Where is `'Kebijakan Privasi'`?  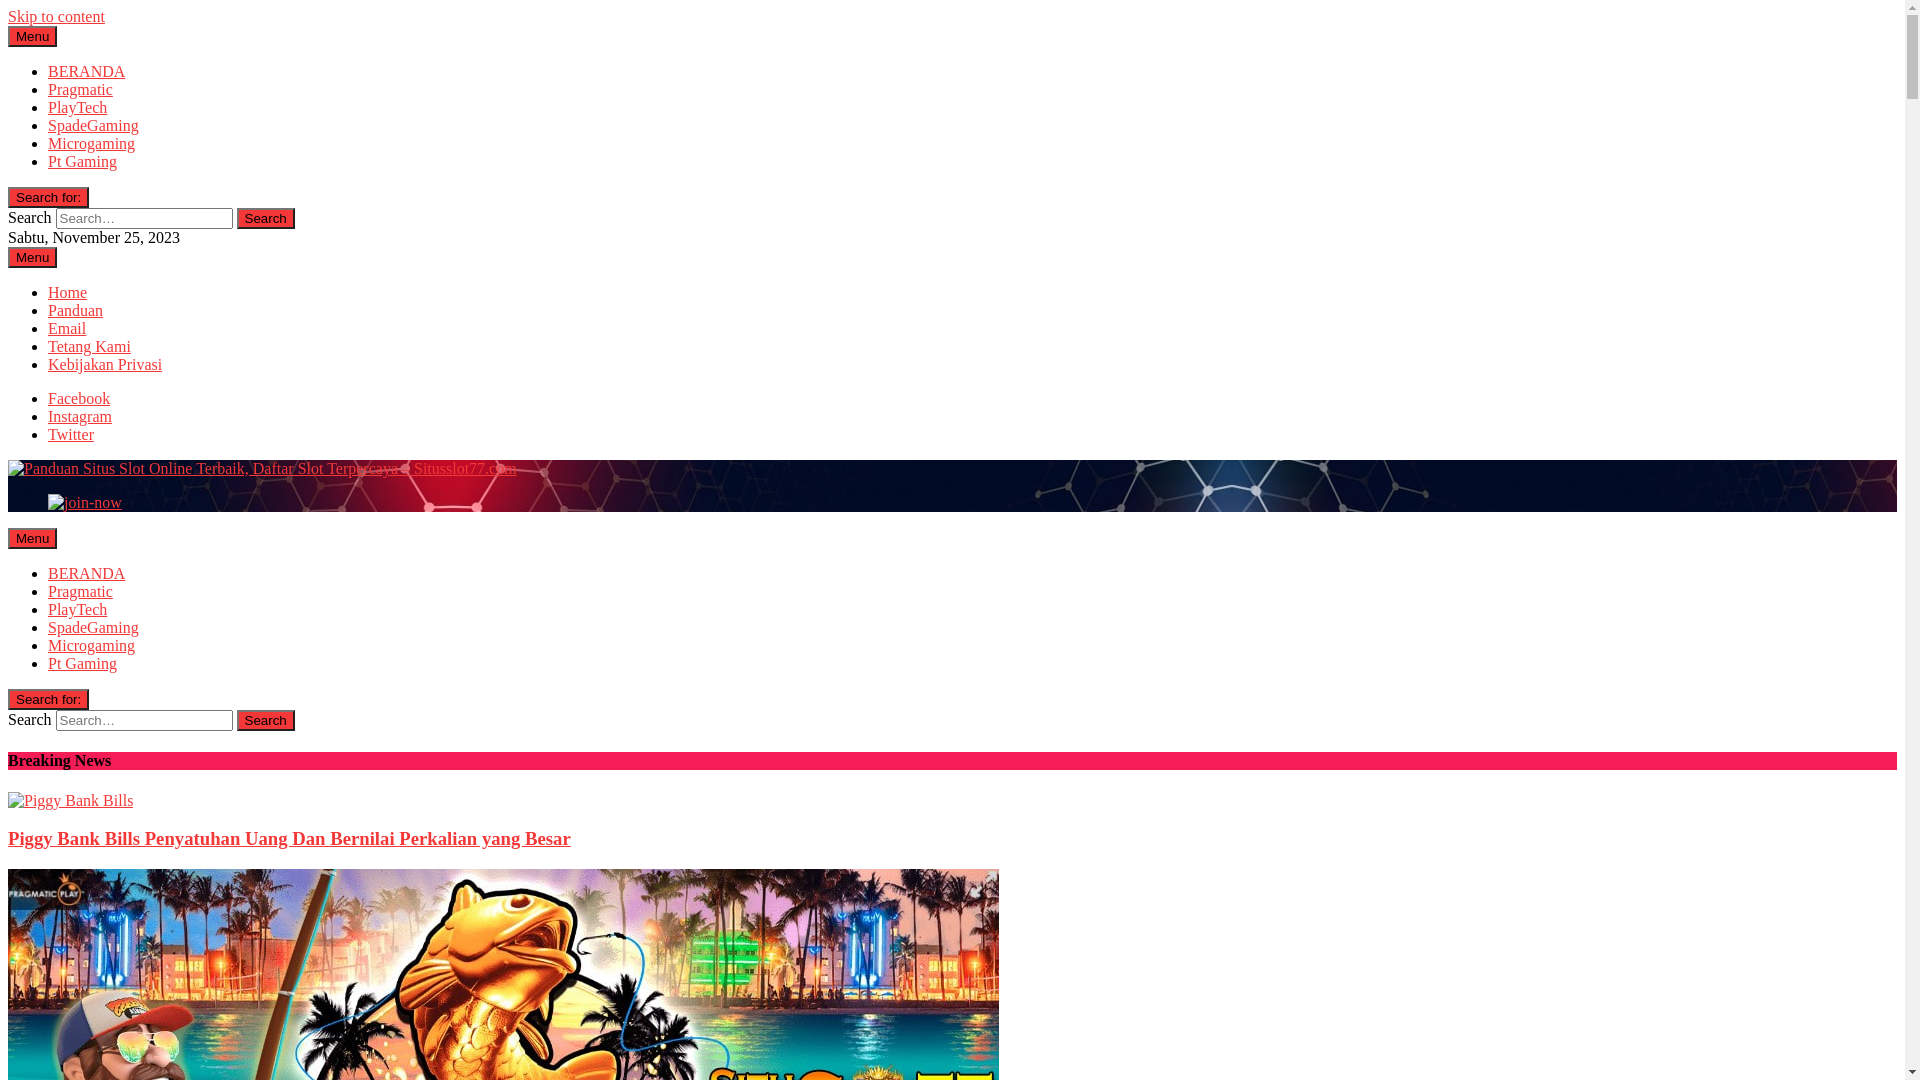 'Kebijakan Privasi' is located at coordinates (104, 364).